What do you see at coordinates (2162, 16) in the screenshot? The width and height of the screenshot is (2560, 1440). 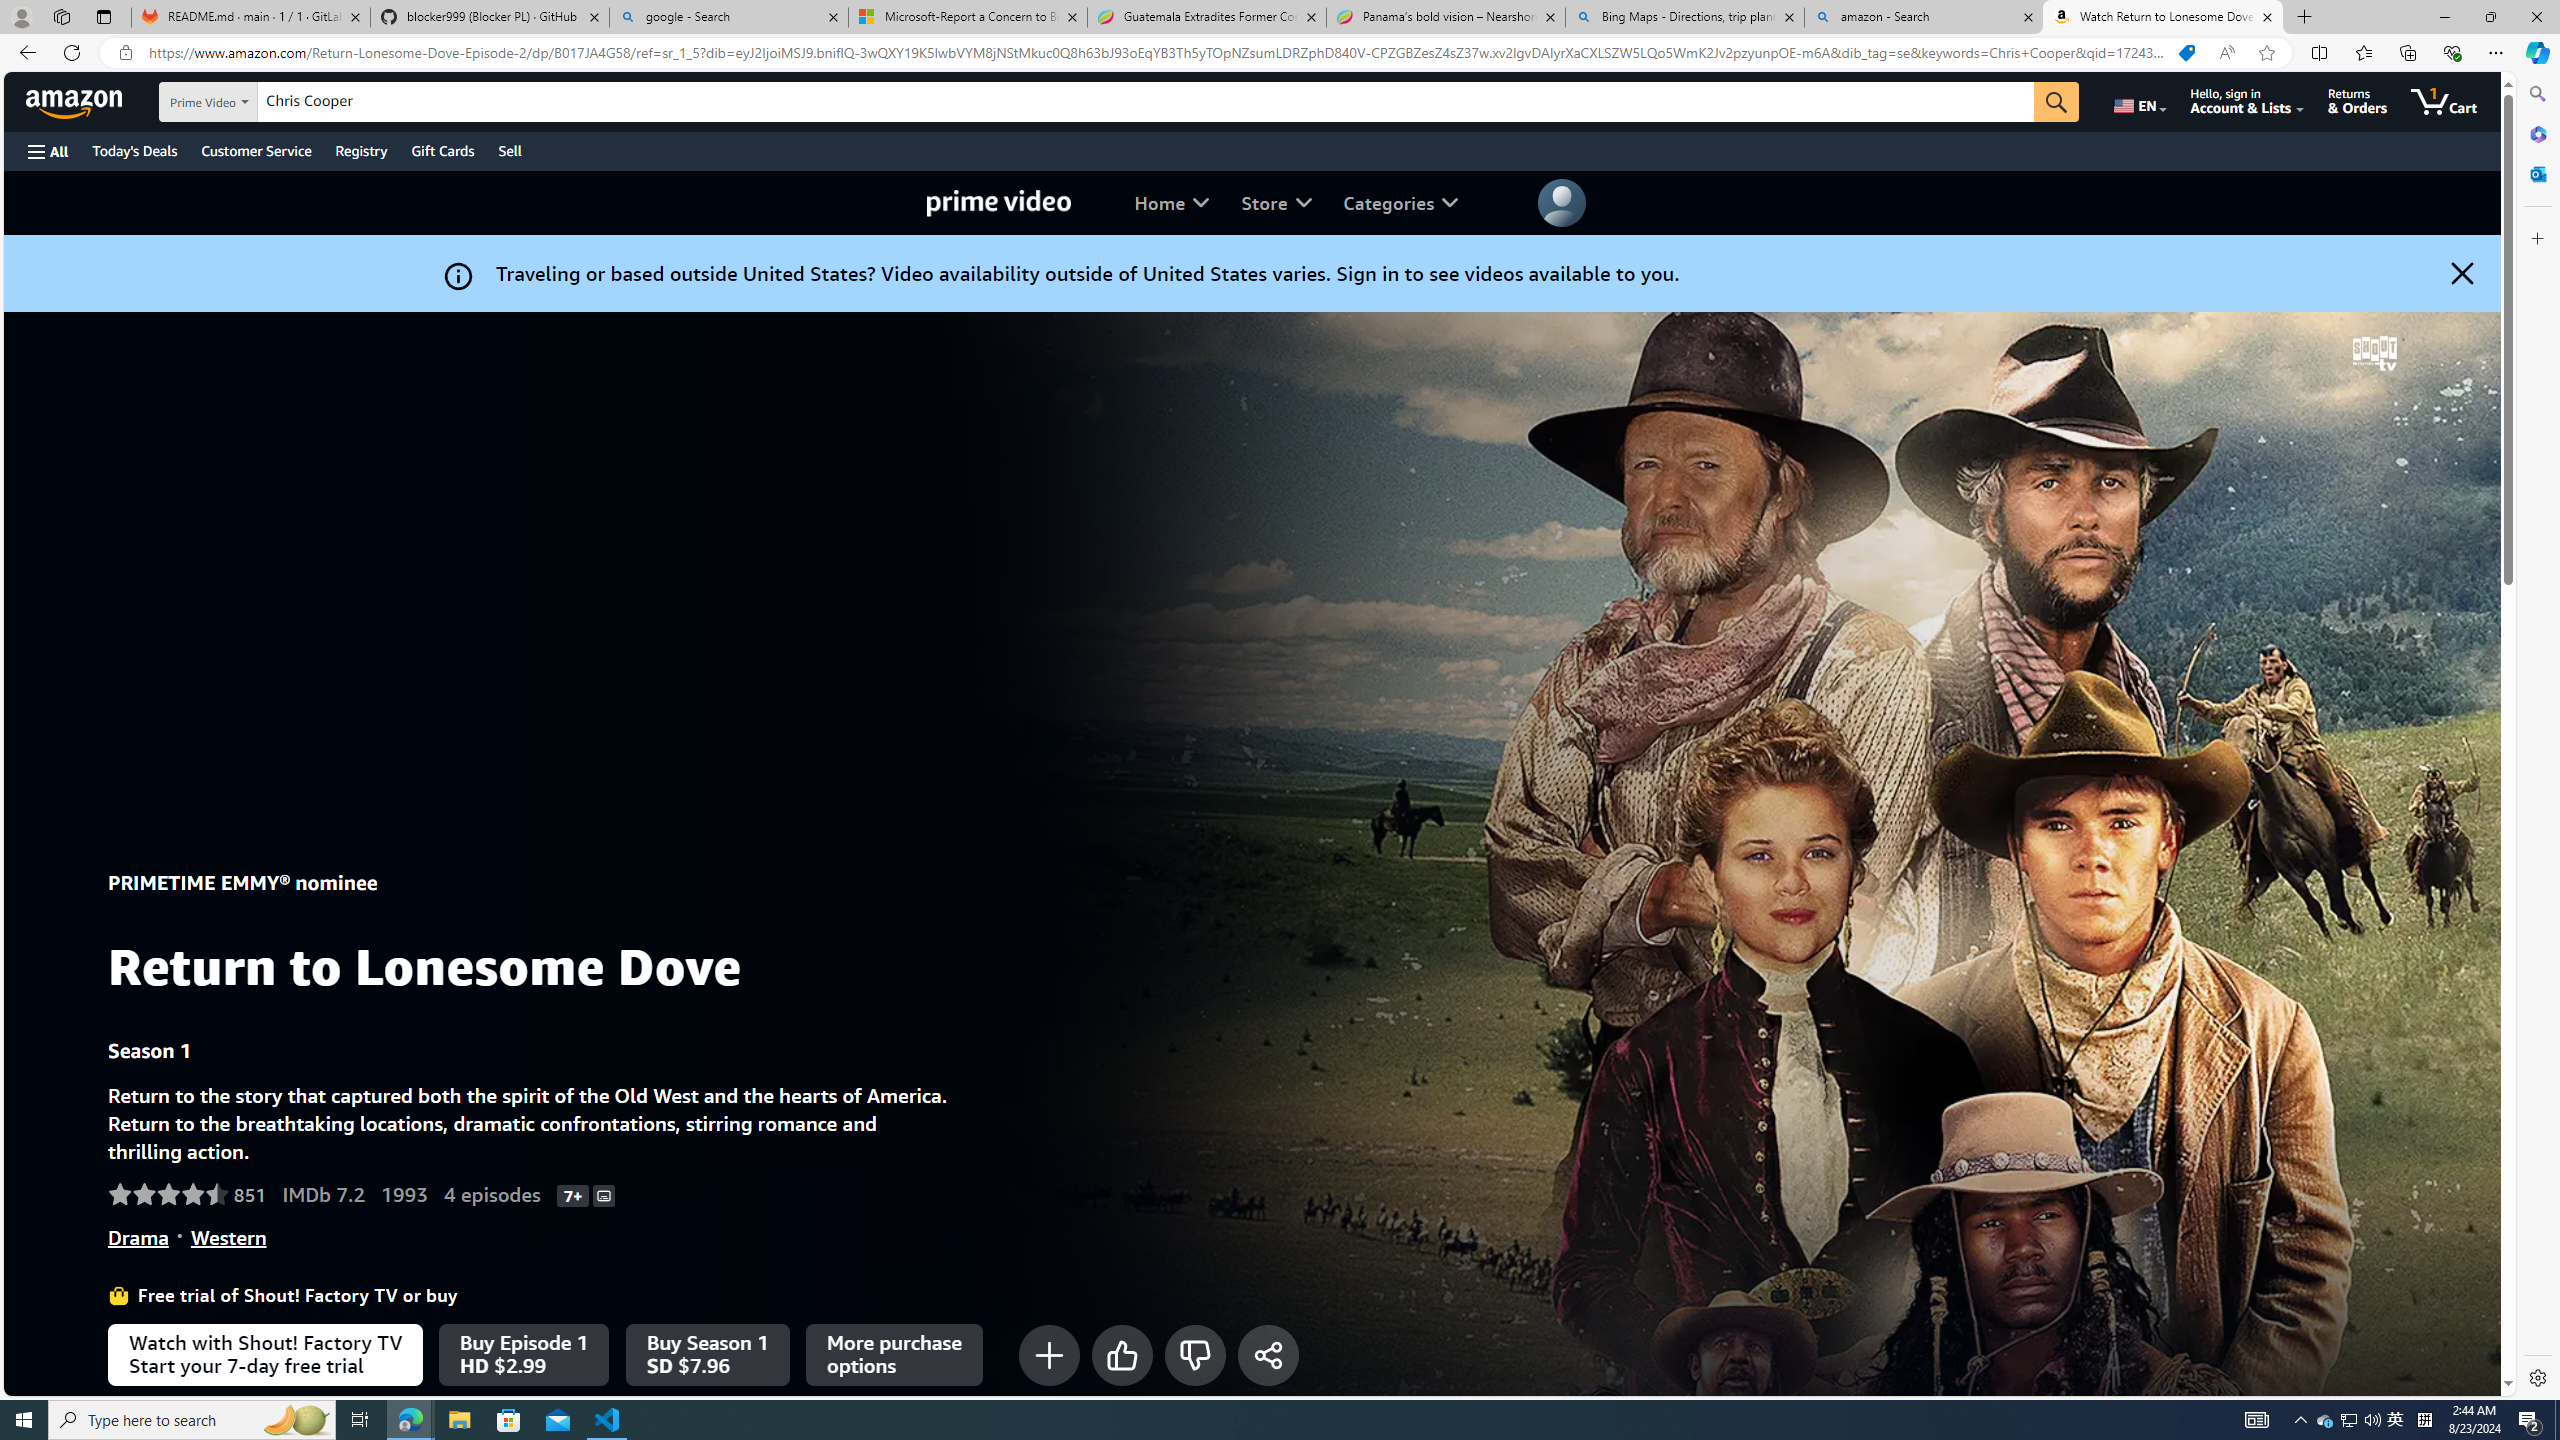 I see `'Watch Return to Lonesome Dove Season 1 | Prime Video'` at bounding box center [2162, 16].